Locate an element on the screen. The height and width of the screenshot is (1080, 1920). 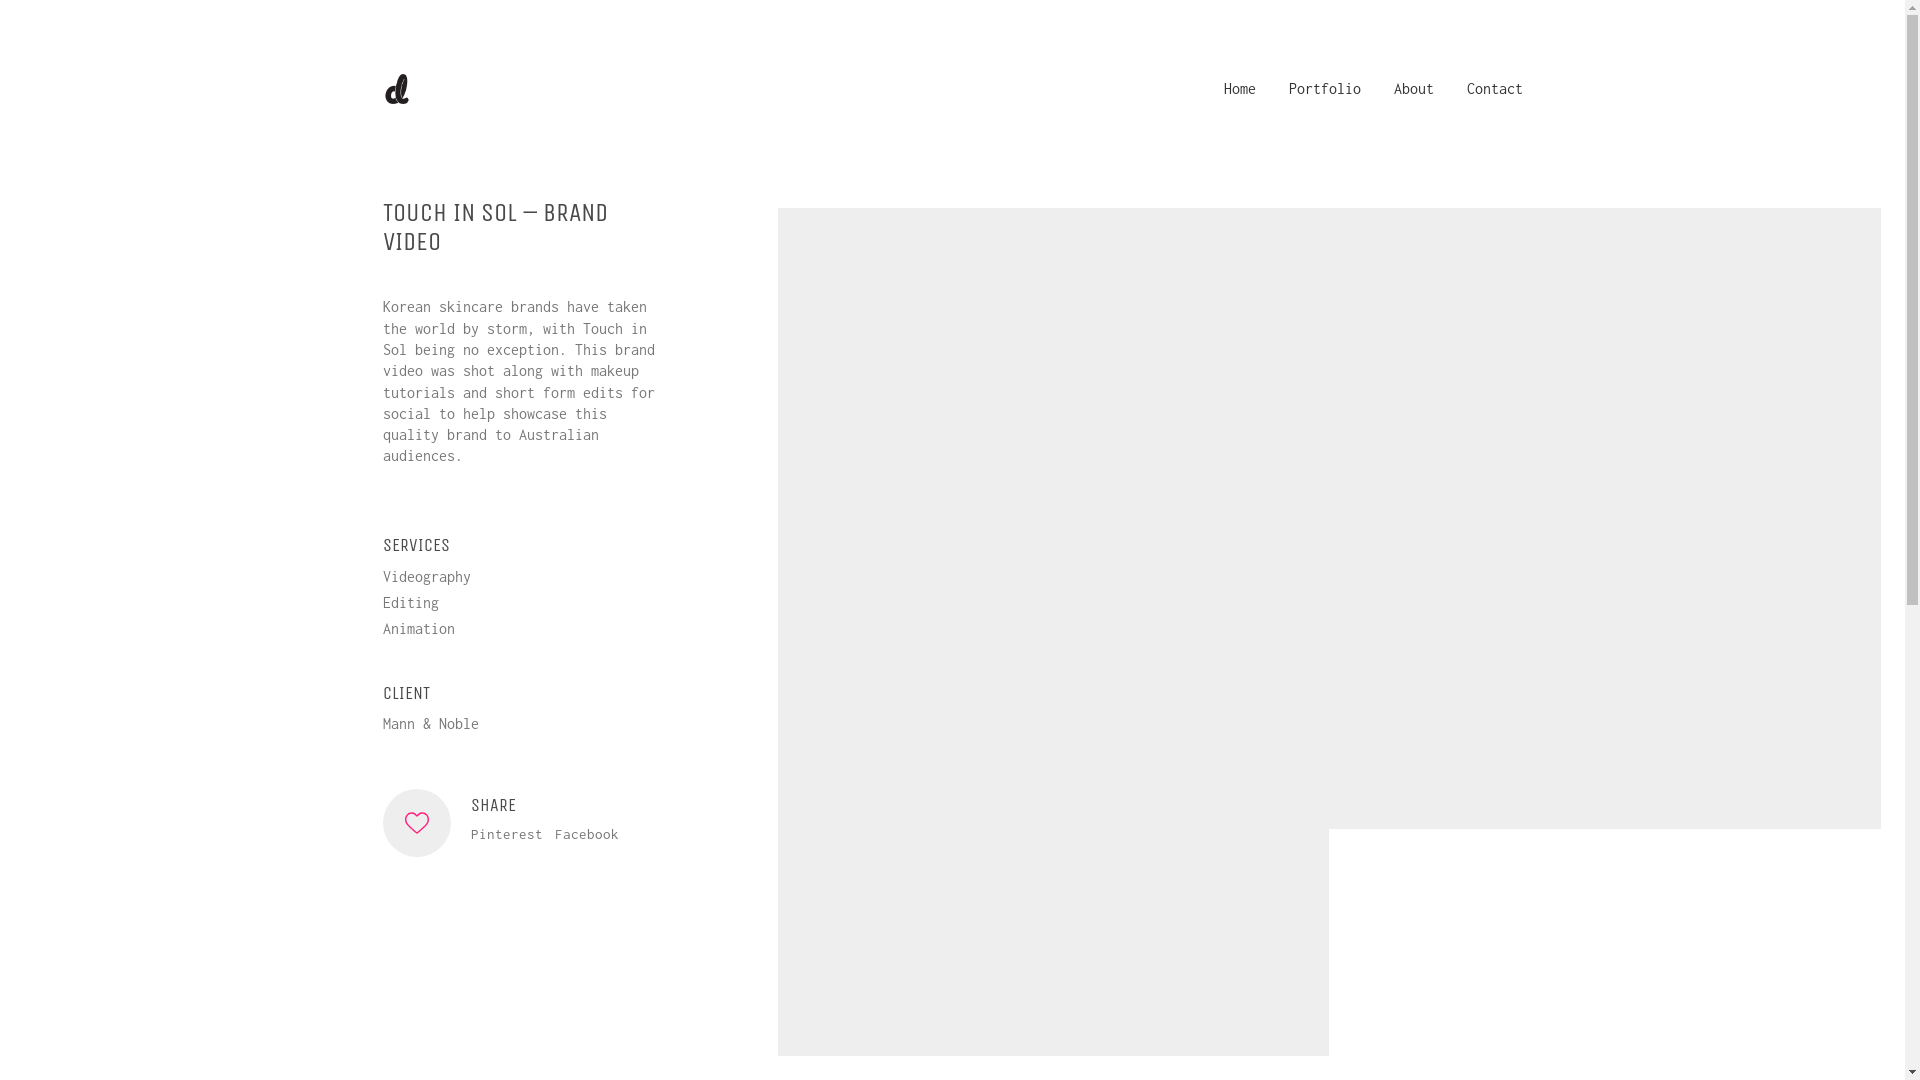
'Pinterest' is located at coordinates (505, 834).